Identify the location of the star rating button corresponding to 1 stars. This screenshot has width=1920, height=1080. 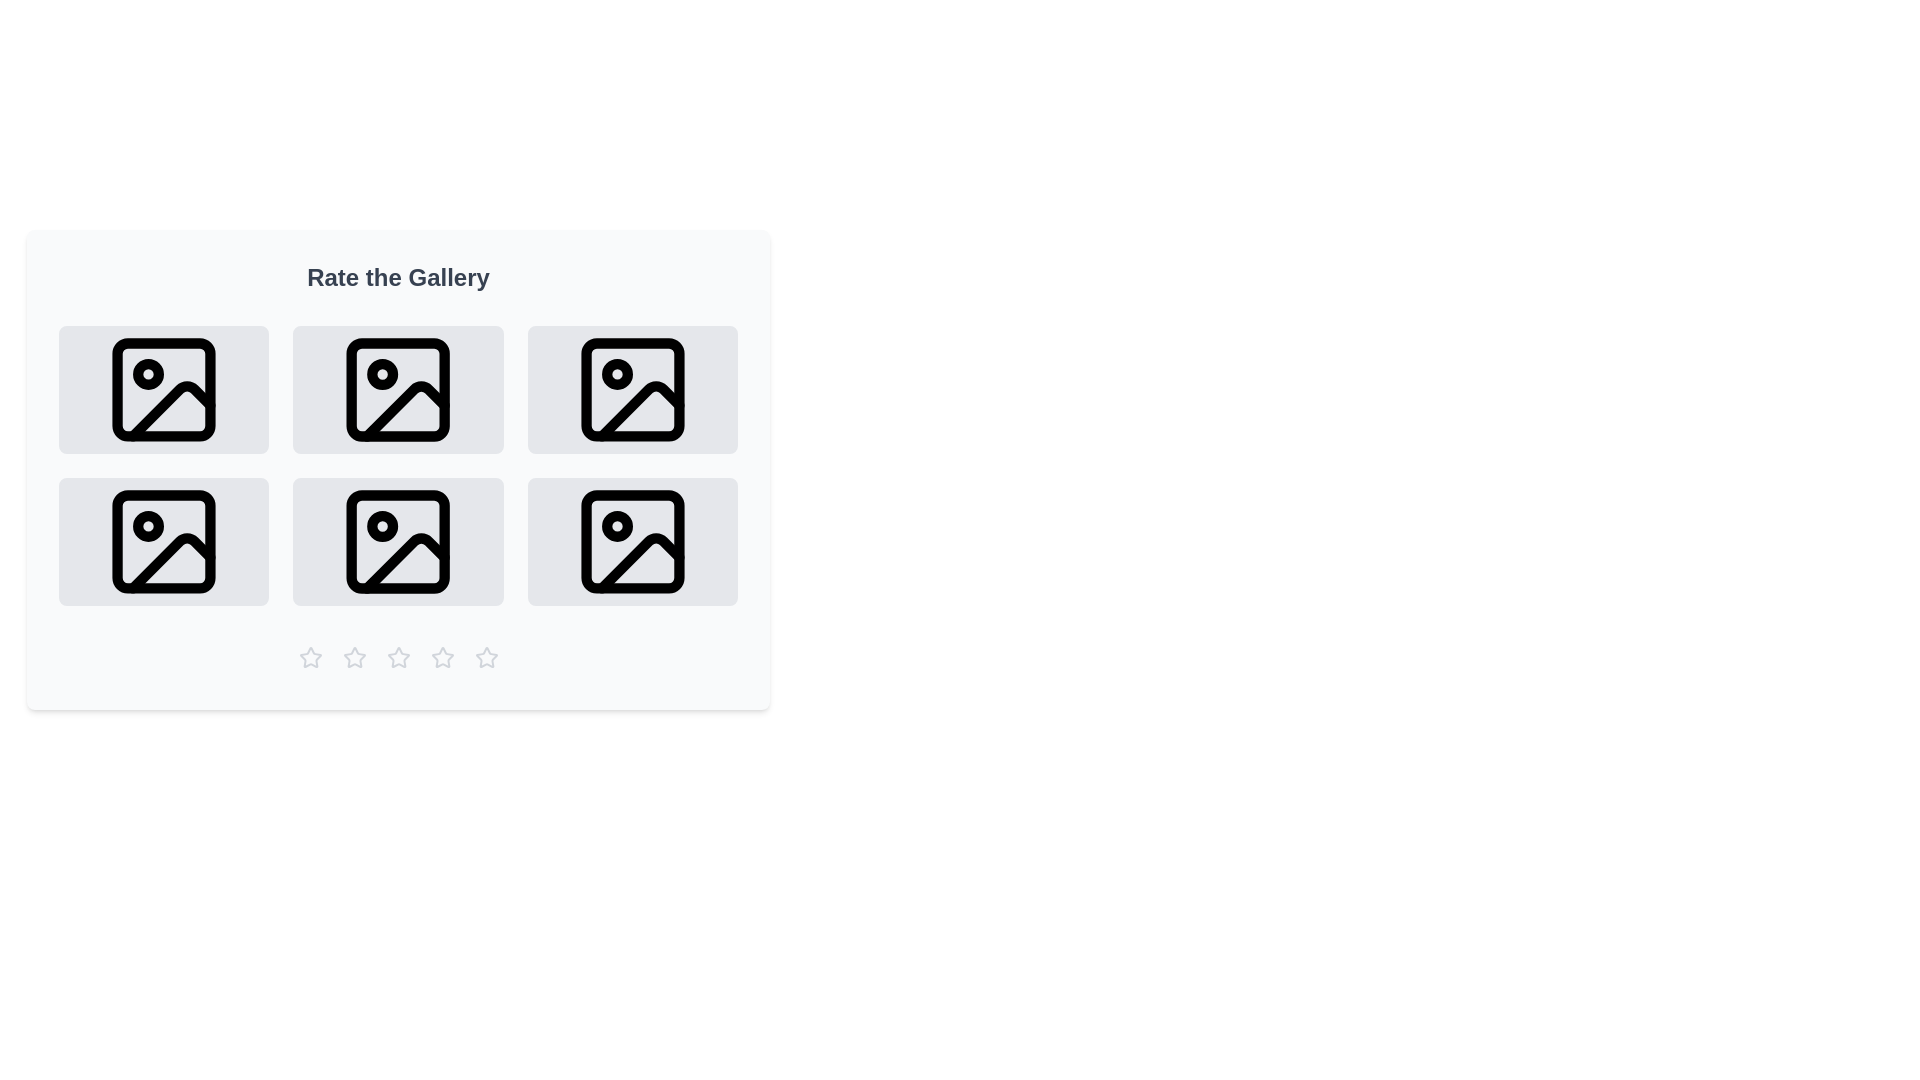
(309, 658).